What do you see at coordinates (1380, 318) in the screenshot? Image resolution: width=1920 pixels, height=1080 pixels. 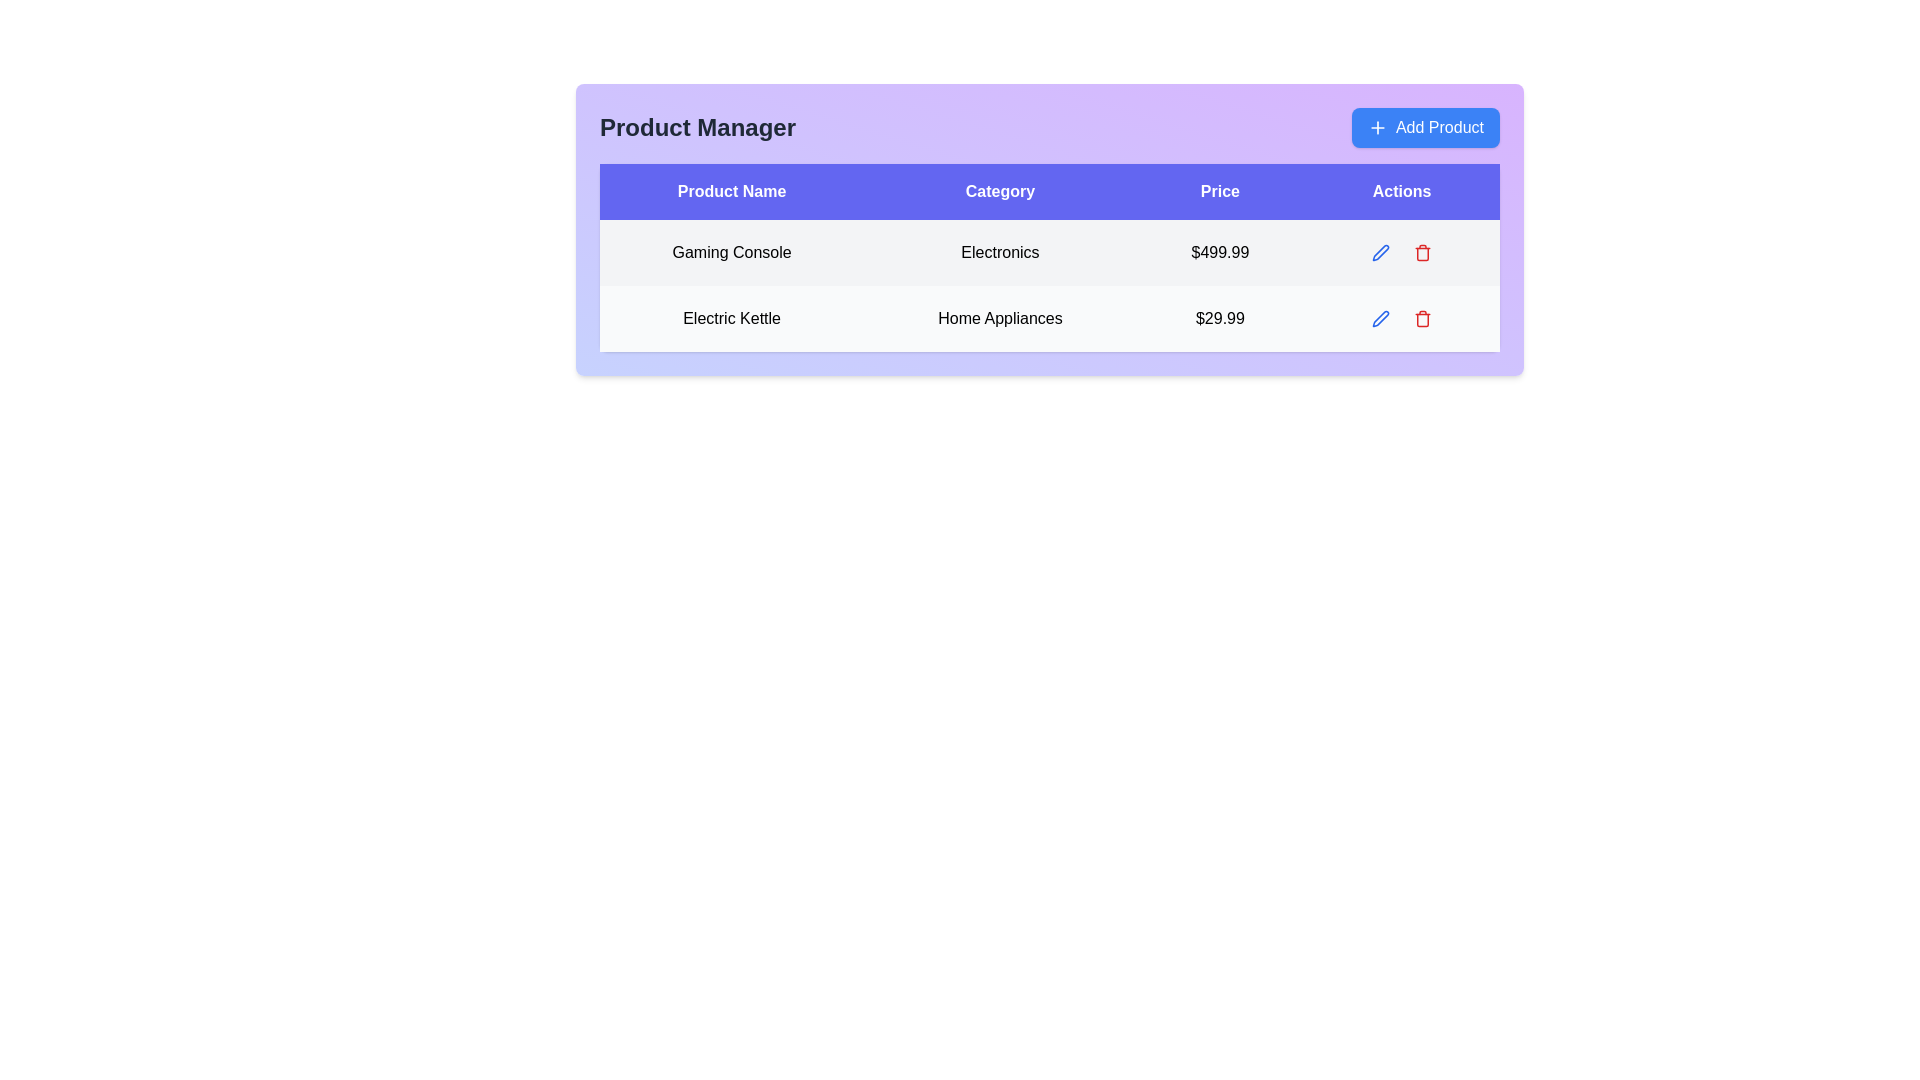 I see `the blue pen-shaped SVG icon representing editing functionality in the 'Actions' column of the second row of the data table` at bounding box center [1380, 318].